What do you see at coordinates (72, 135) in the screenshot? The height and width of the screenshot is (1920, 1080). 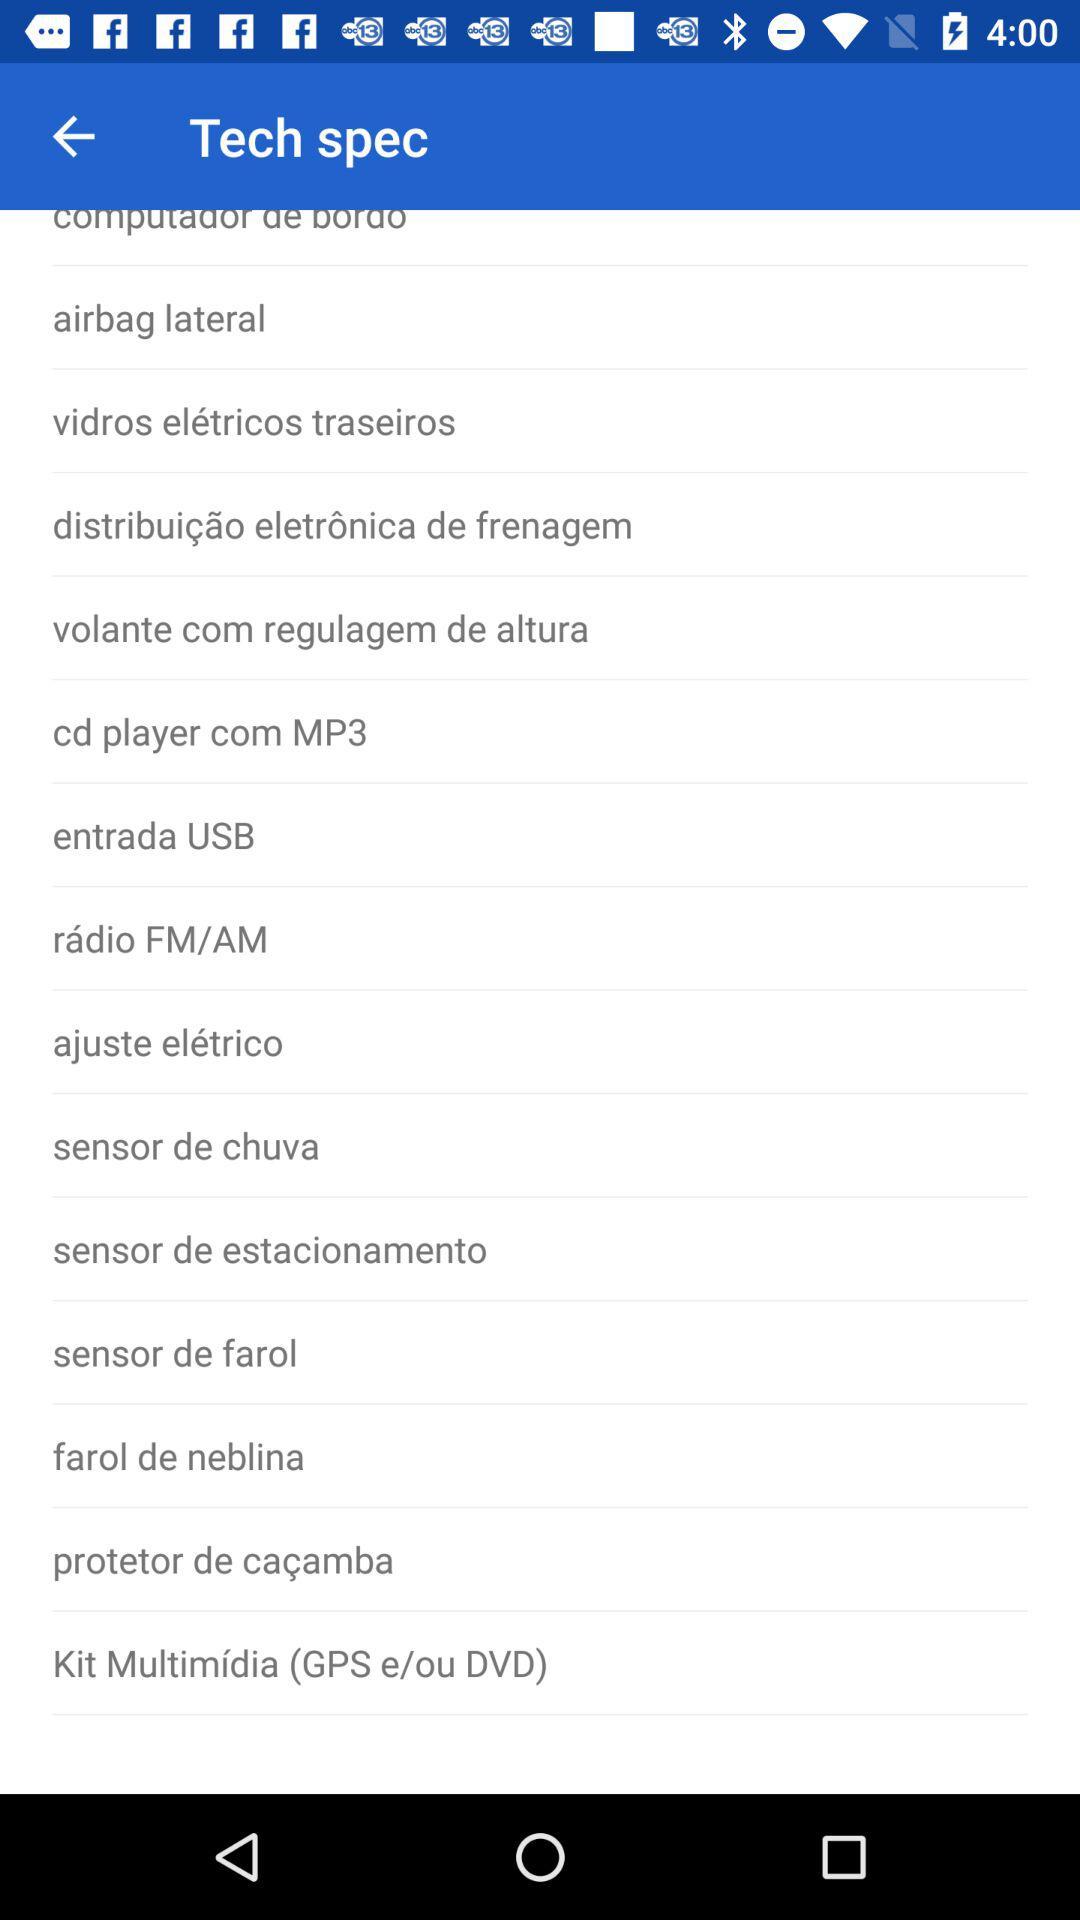 I see `item to the left of tech spec icon` at bounding box center [72, 135].